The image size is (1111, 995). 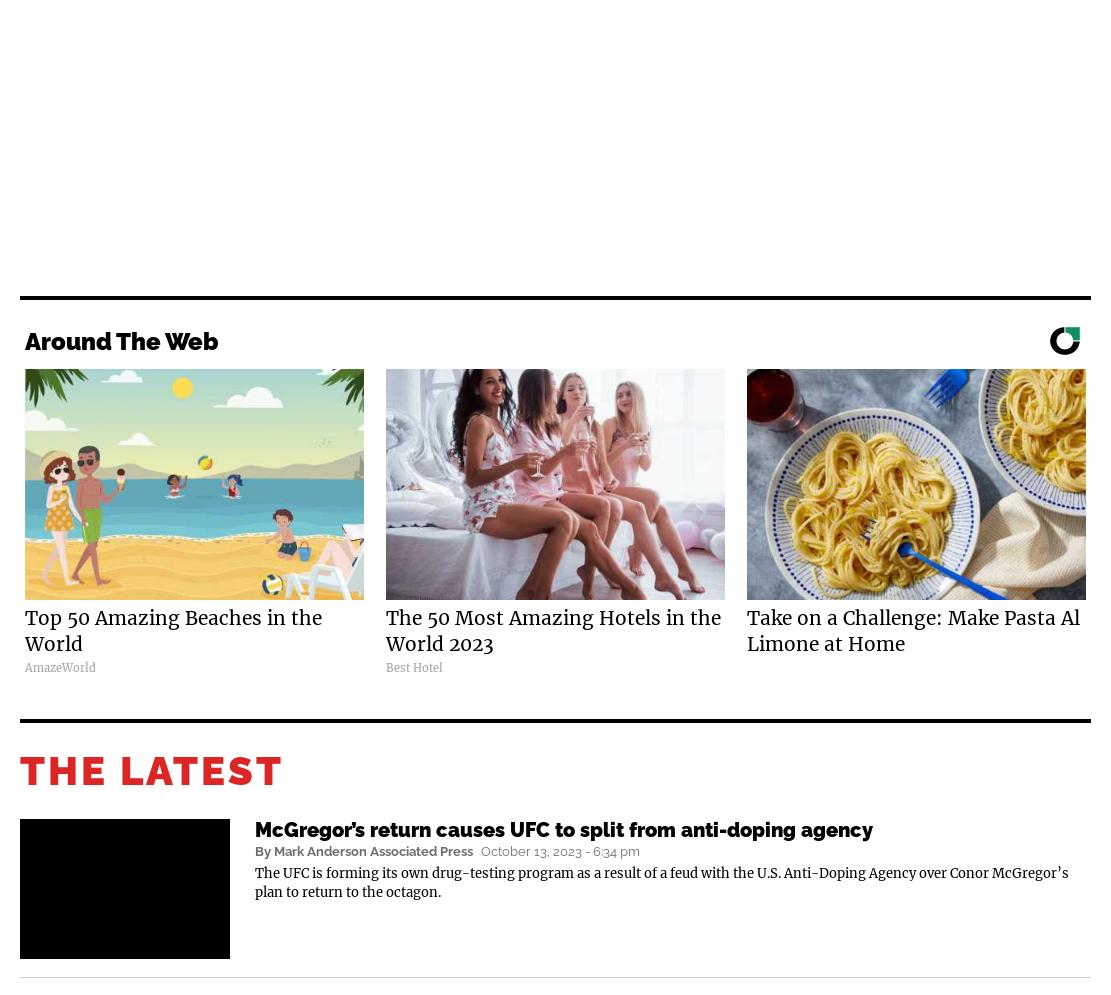 I want to click on 'AmazeWorld', so click(x=60, y=666).